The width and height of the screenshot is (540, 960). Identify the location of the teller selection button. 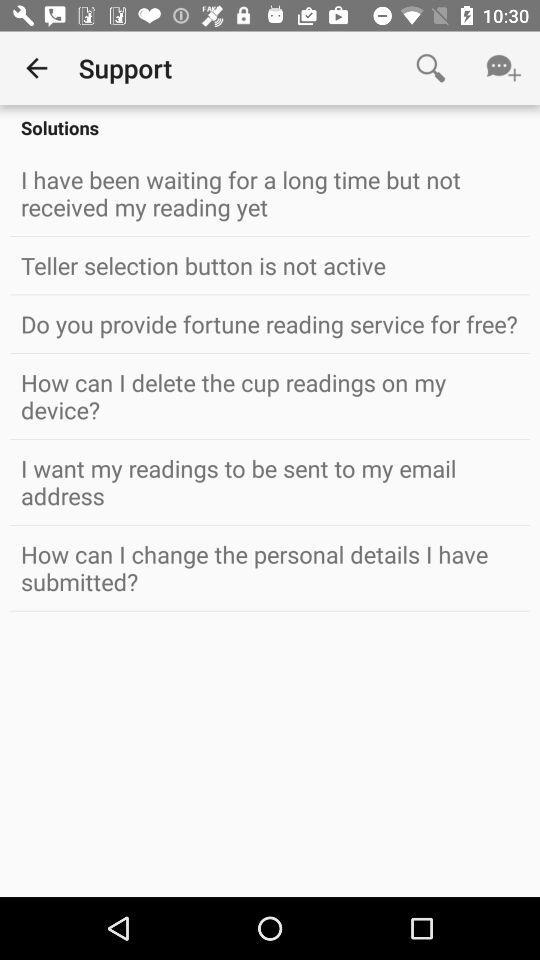
(270, 264).